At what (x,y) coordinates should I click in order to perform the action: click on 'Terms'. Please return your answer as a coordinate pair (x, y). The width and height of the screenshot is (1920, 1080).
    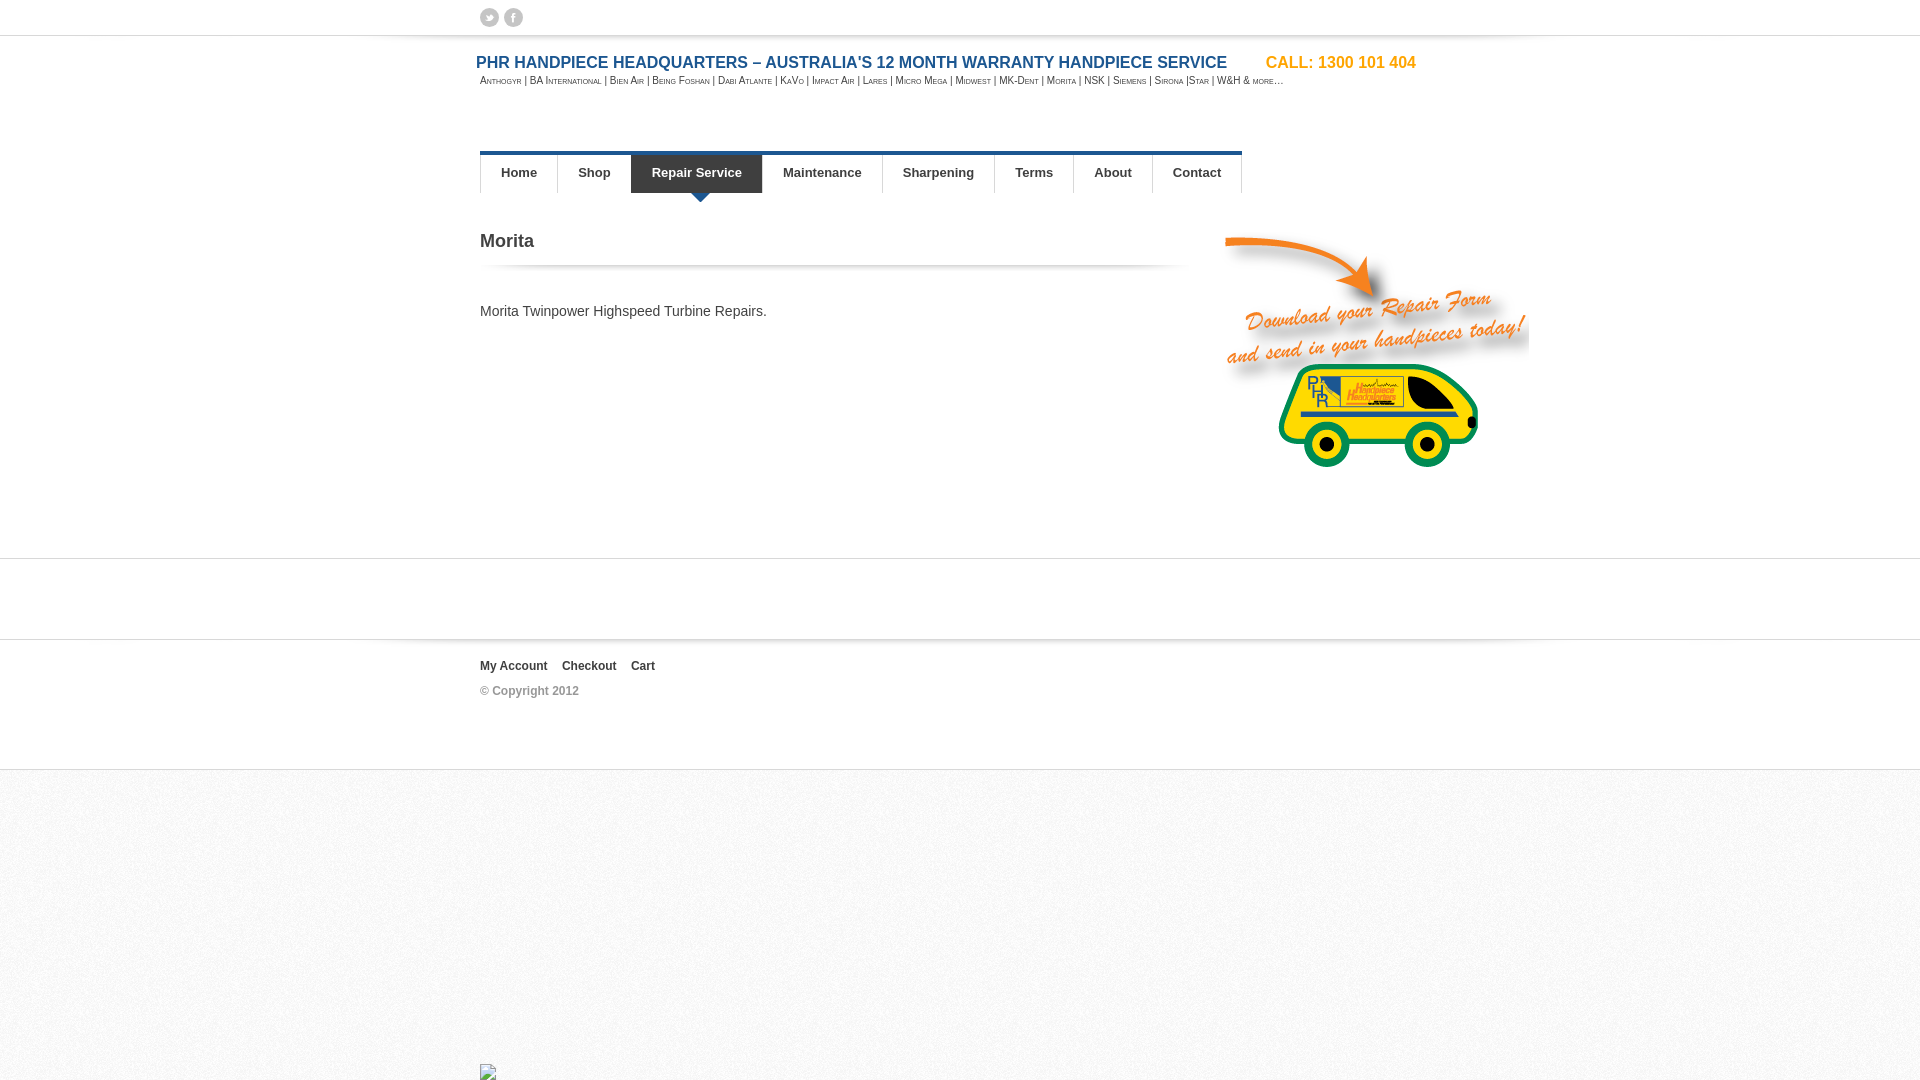
    Looking at the image, I should click on (993, 172).